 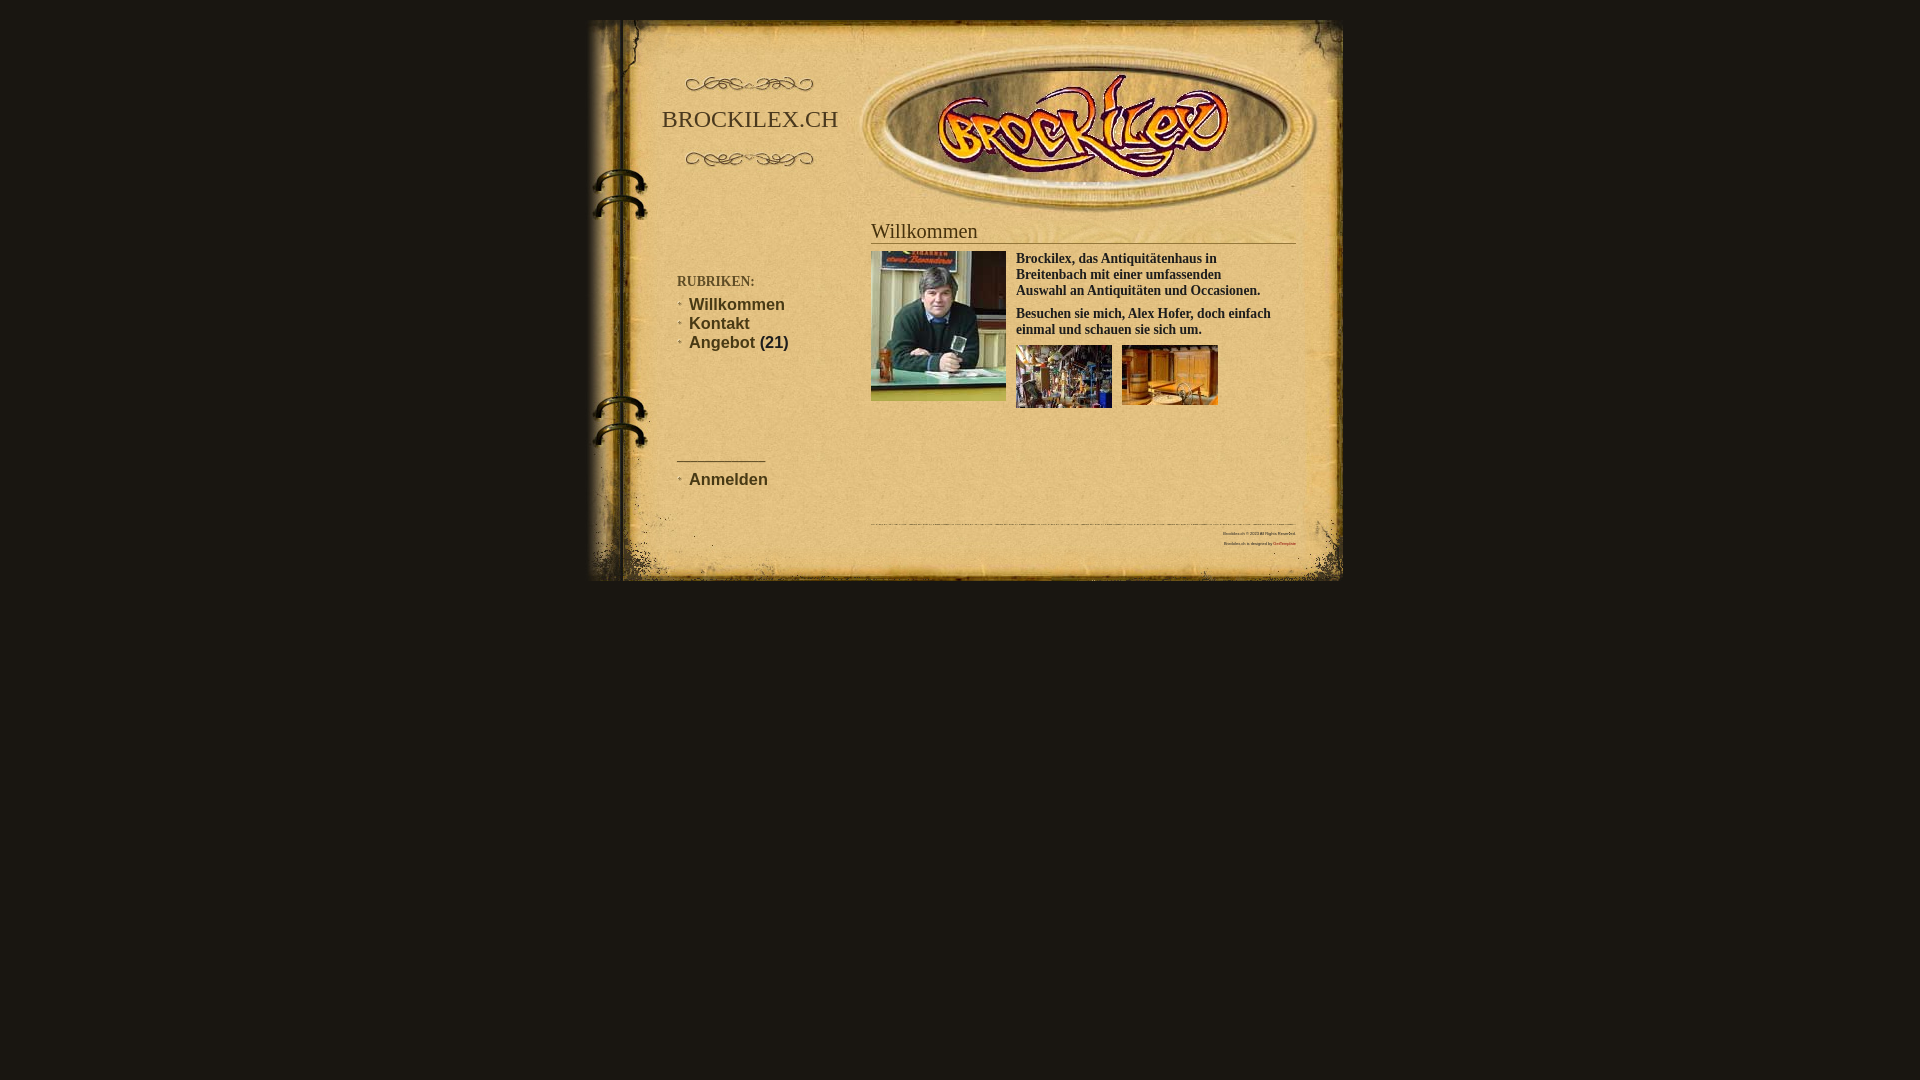 I want to click on 'Angebot', so click(x=720, y=341).